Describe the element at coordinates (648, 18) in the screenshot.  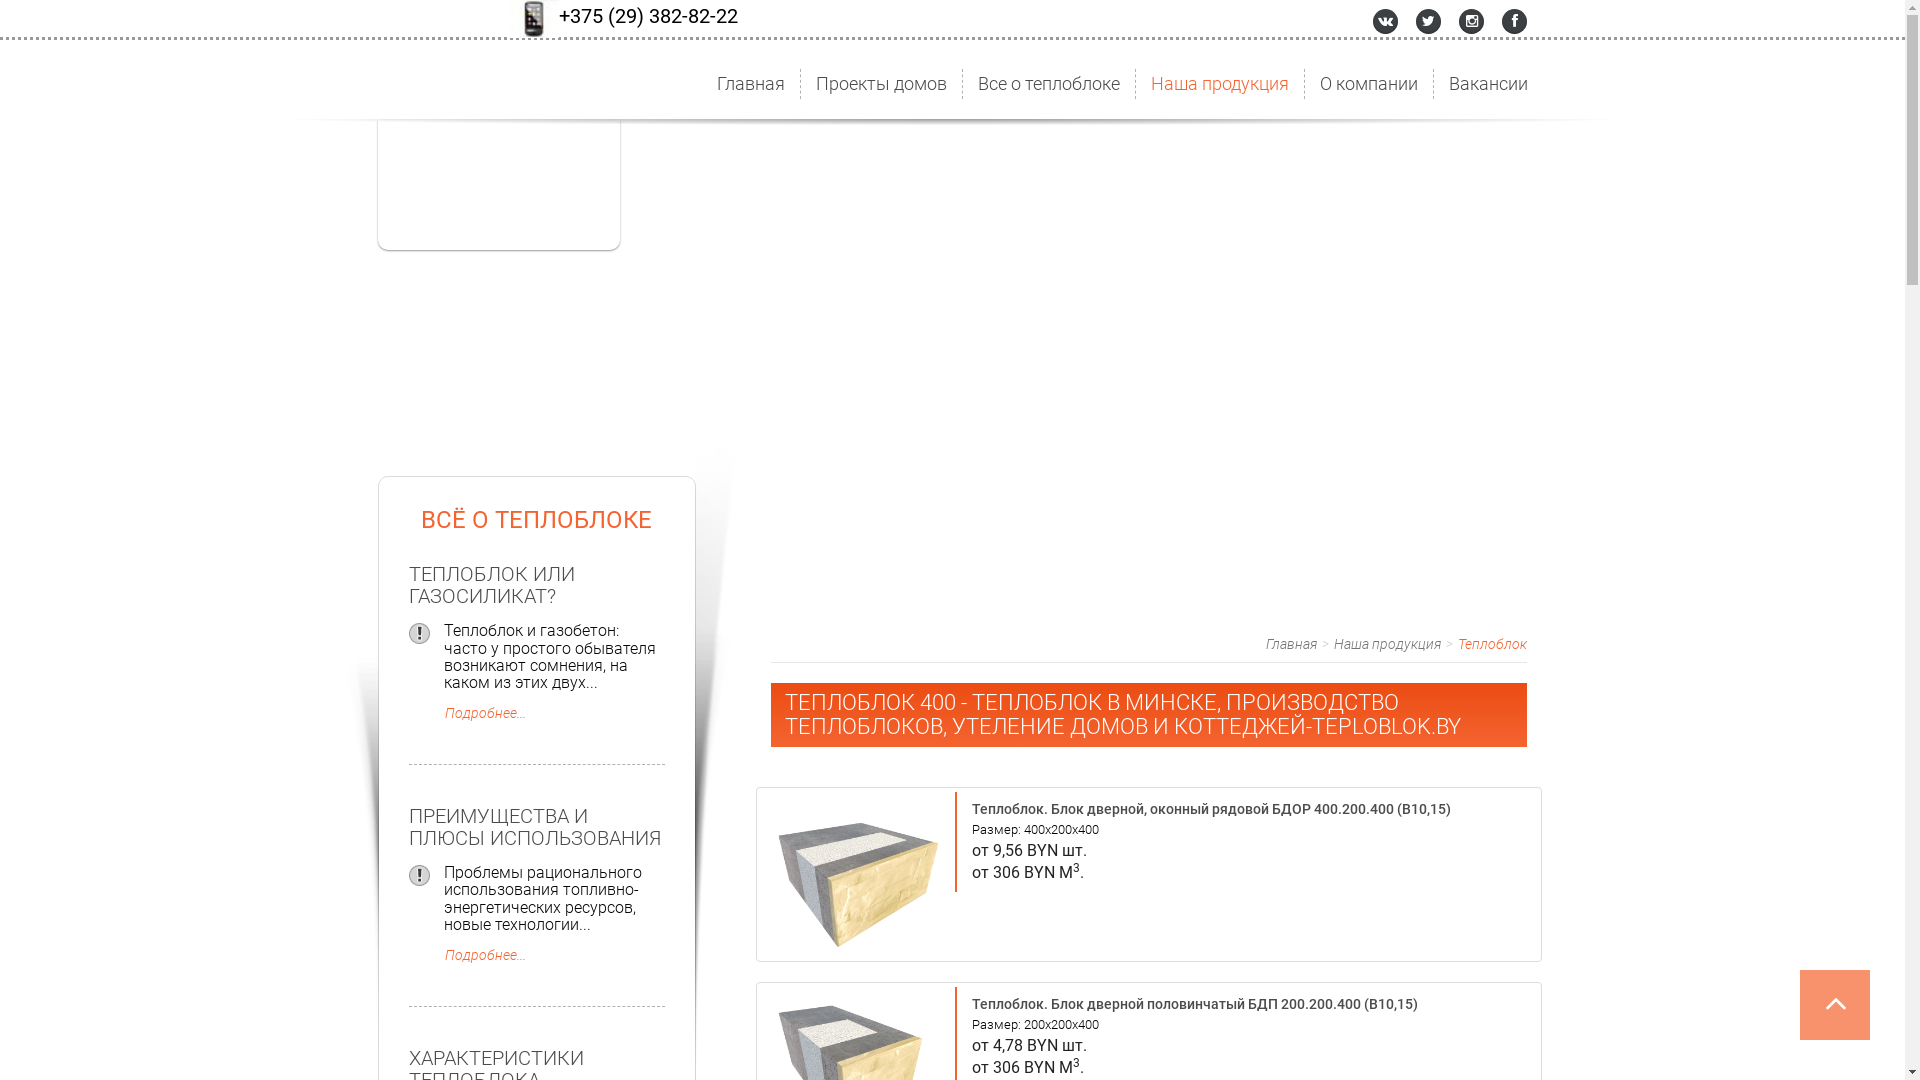
I see `'+375 (29) 382-82-22'` at that location.